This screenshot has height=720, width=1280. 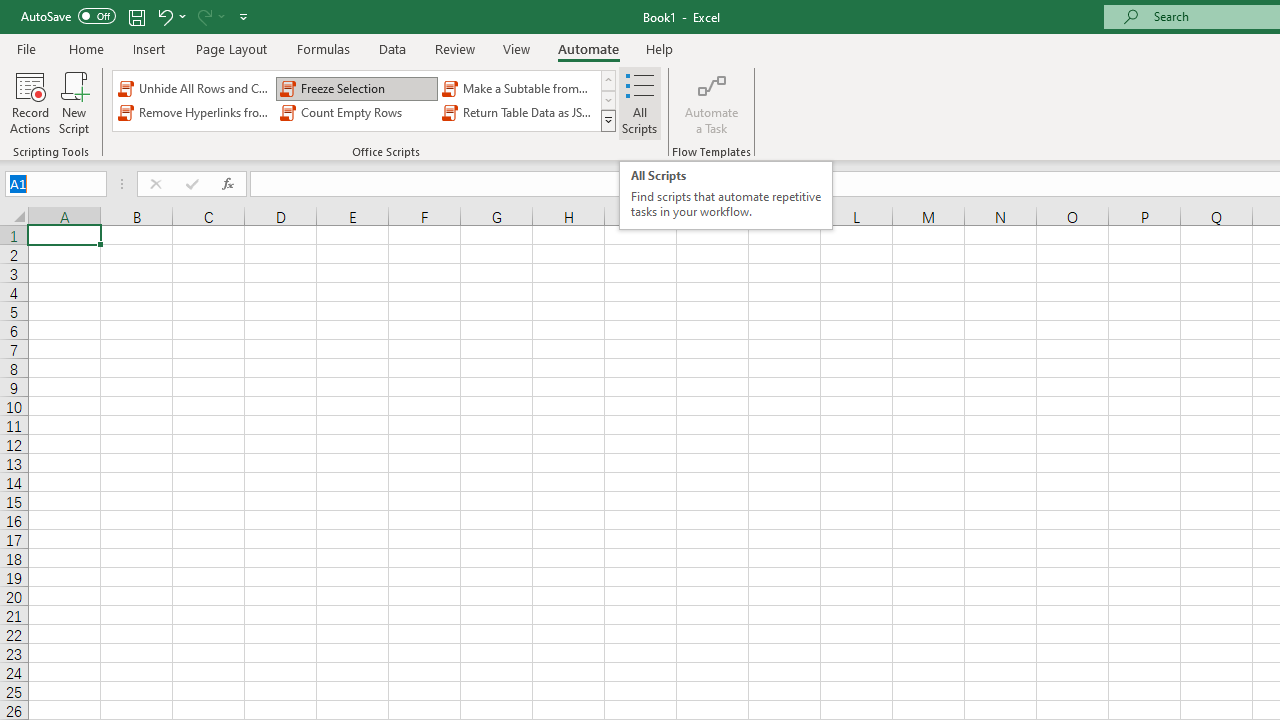 What do you see at coordinates (243, 16) in the screenshot?
I see `'Customize Quick Access Toolbar'` at bounding box center [243, 16].